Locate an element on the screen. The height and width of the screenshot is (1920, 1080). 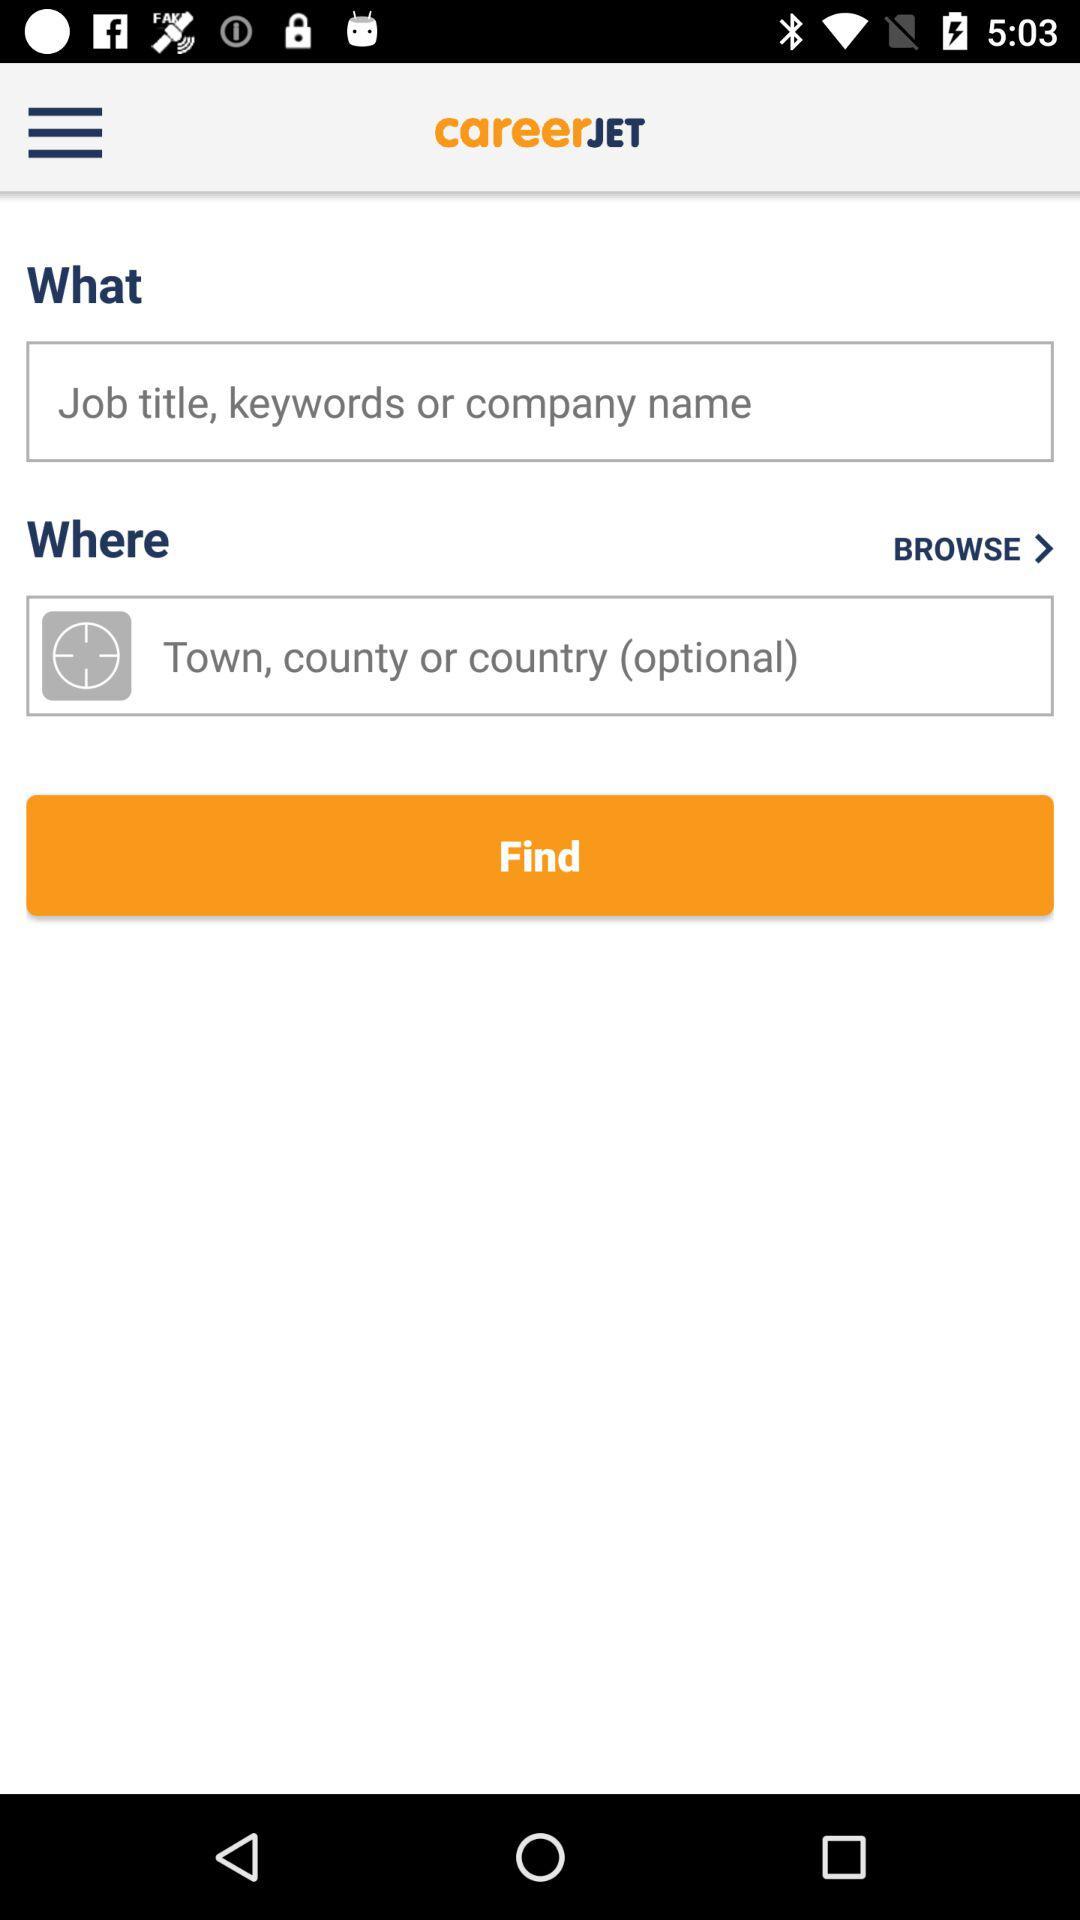
search textbox is located at coordinates (540, 400).